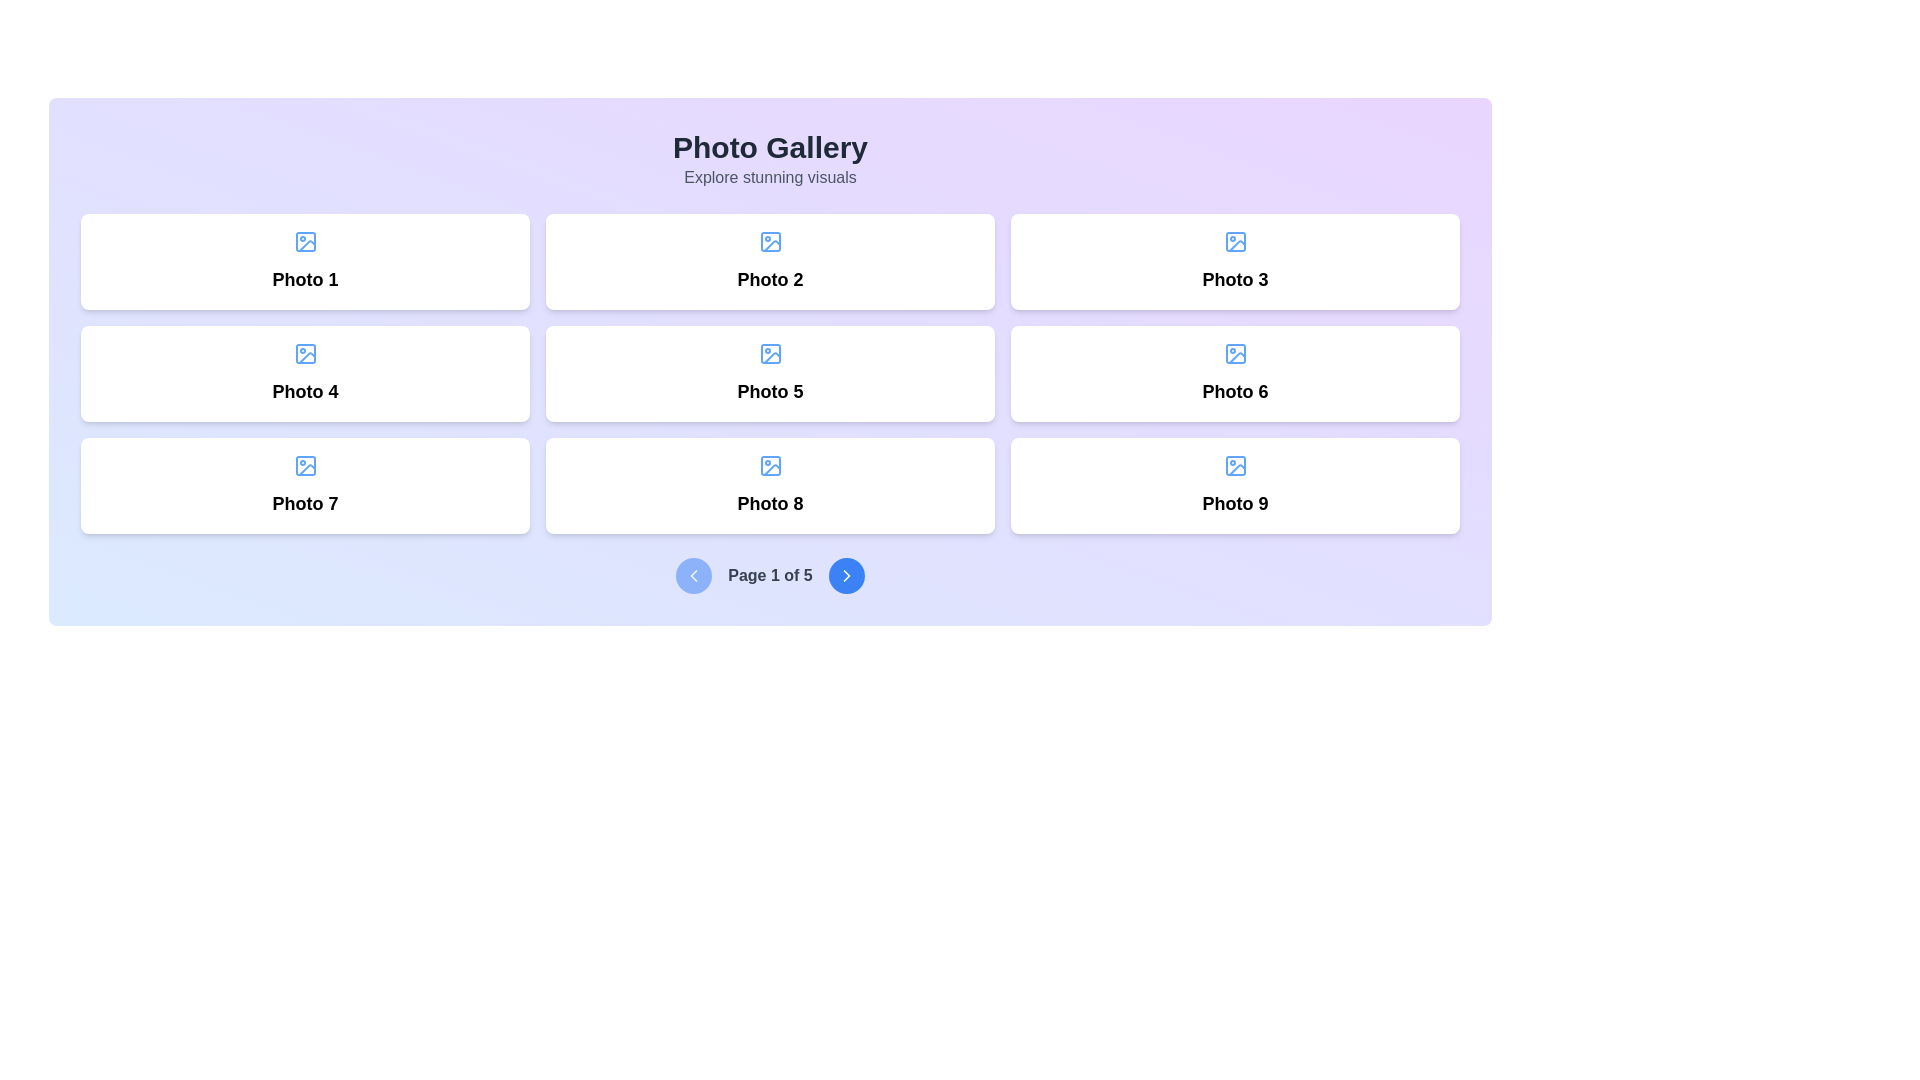 Image resolution: width=1920 pixels, height=1080 pixels. What do you see at coordinates (769, 241) in the screenshot?
I see `the small rectangle with slightly rounded corners within the blue-themed icon of the Photo 2 card located in the top-left corner of the card` at bounding box center [769, 241].